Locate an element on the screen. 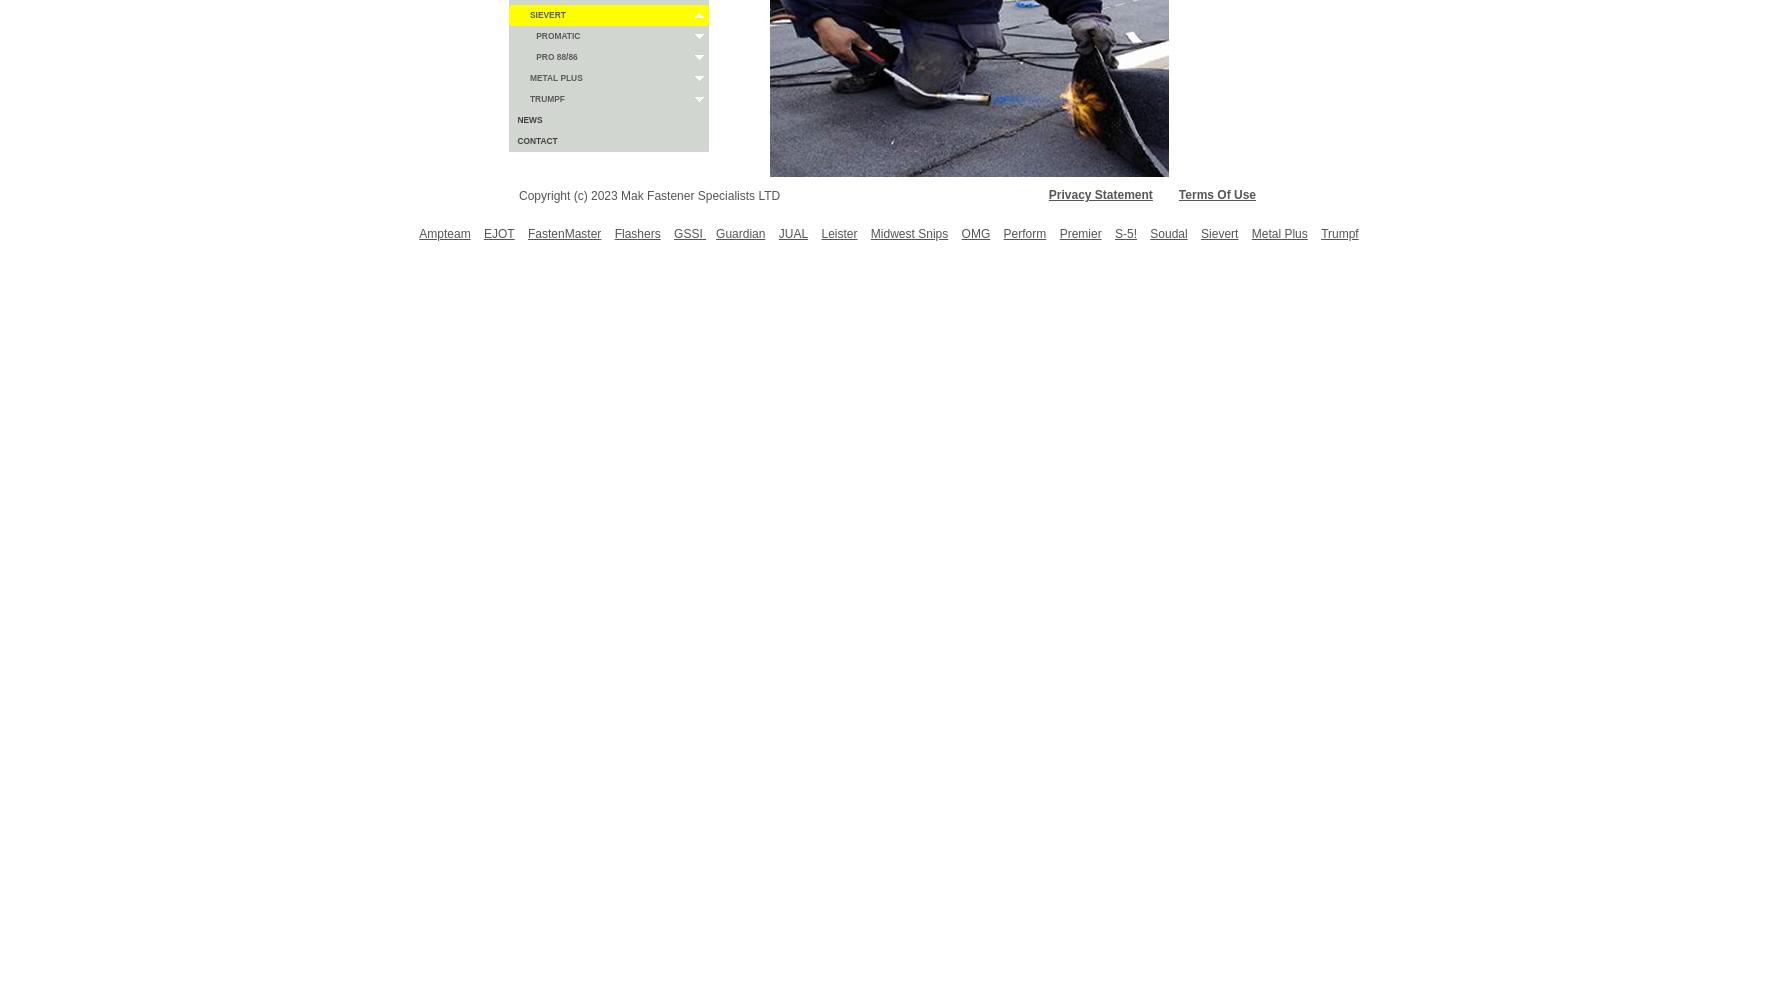 This screenshot has width=1778, height=1000. 'GSSI' is located at coordinates (690, 233).